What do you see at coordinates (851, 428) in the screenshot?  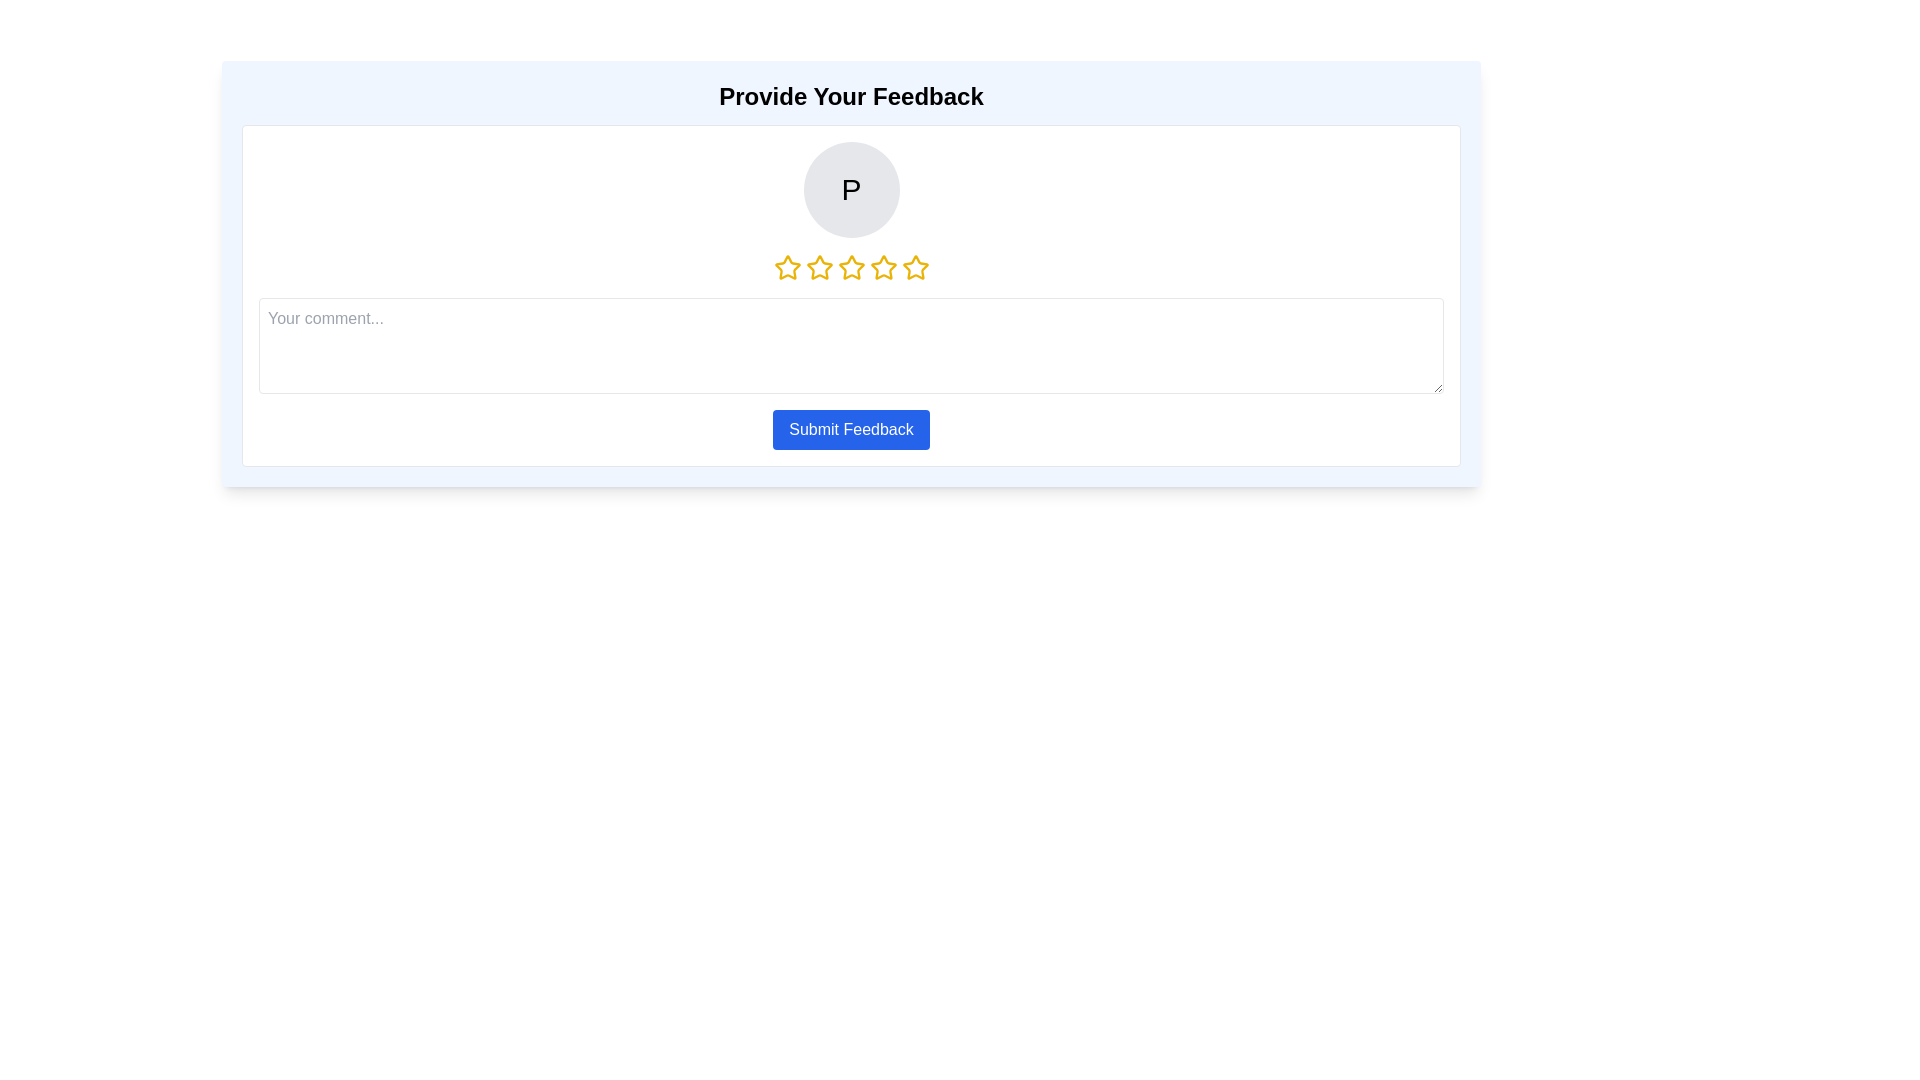 I see `the 'Submit Feedback' button` at bounding box center [851, 428].